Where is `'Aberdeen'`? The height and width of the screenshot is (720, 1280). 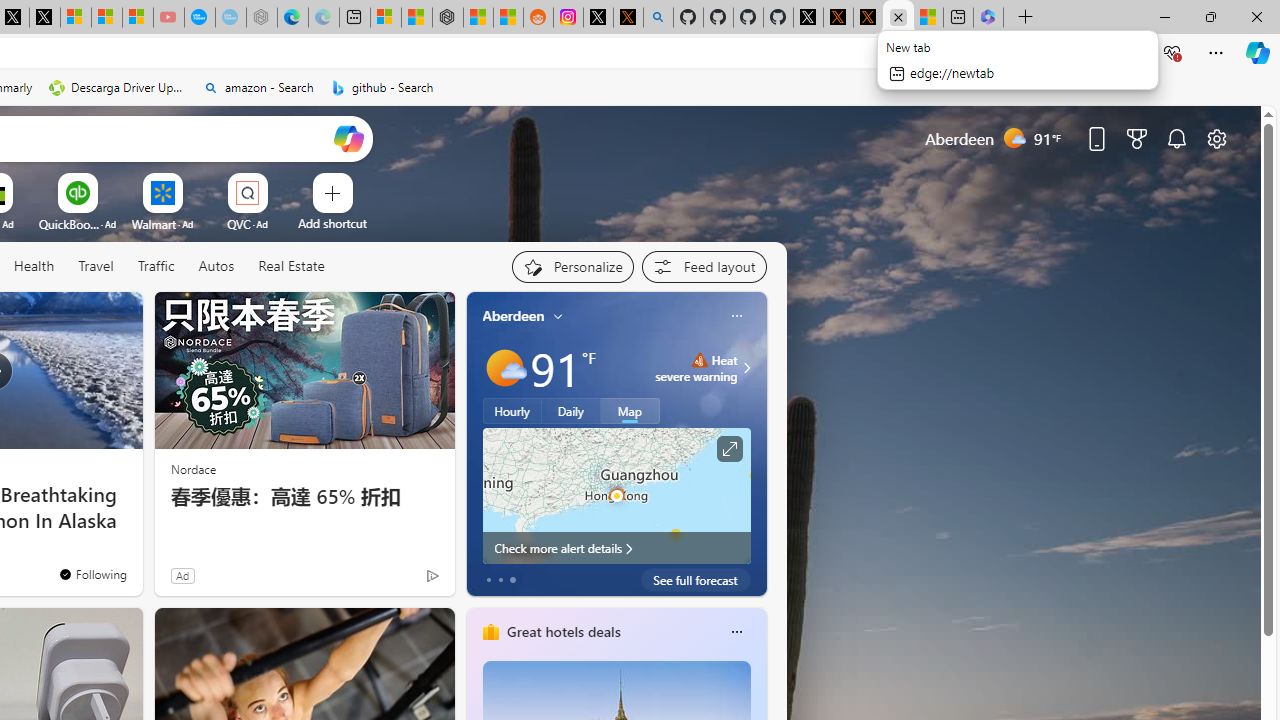
'Aberdeen' is located at coordinates (513, 315).